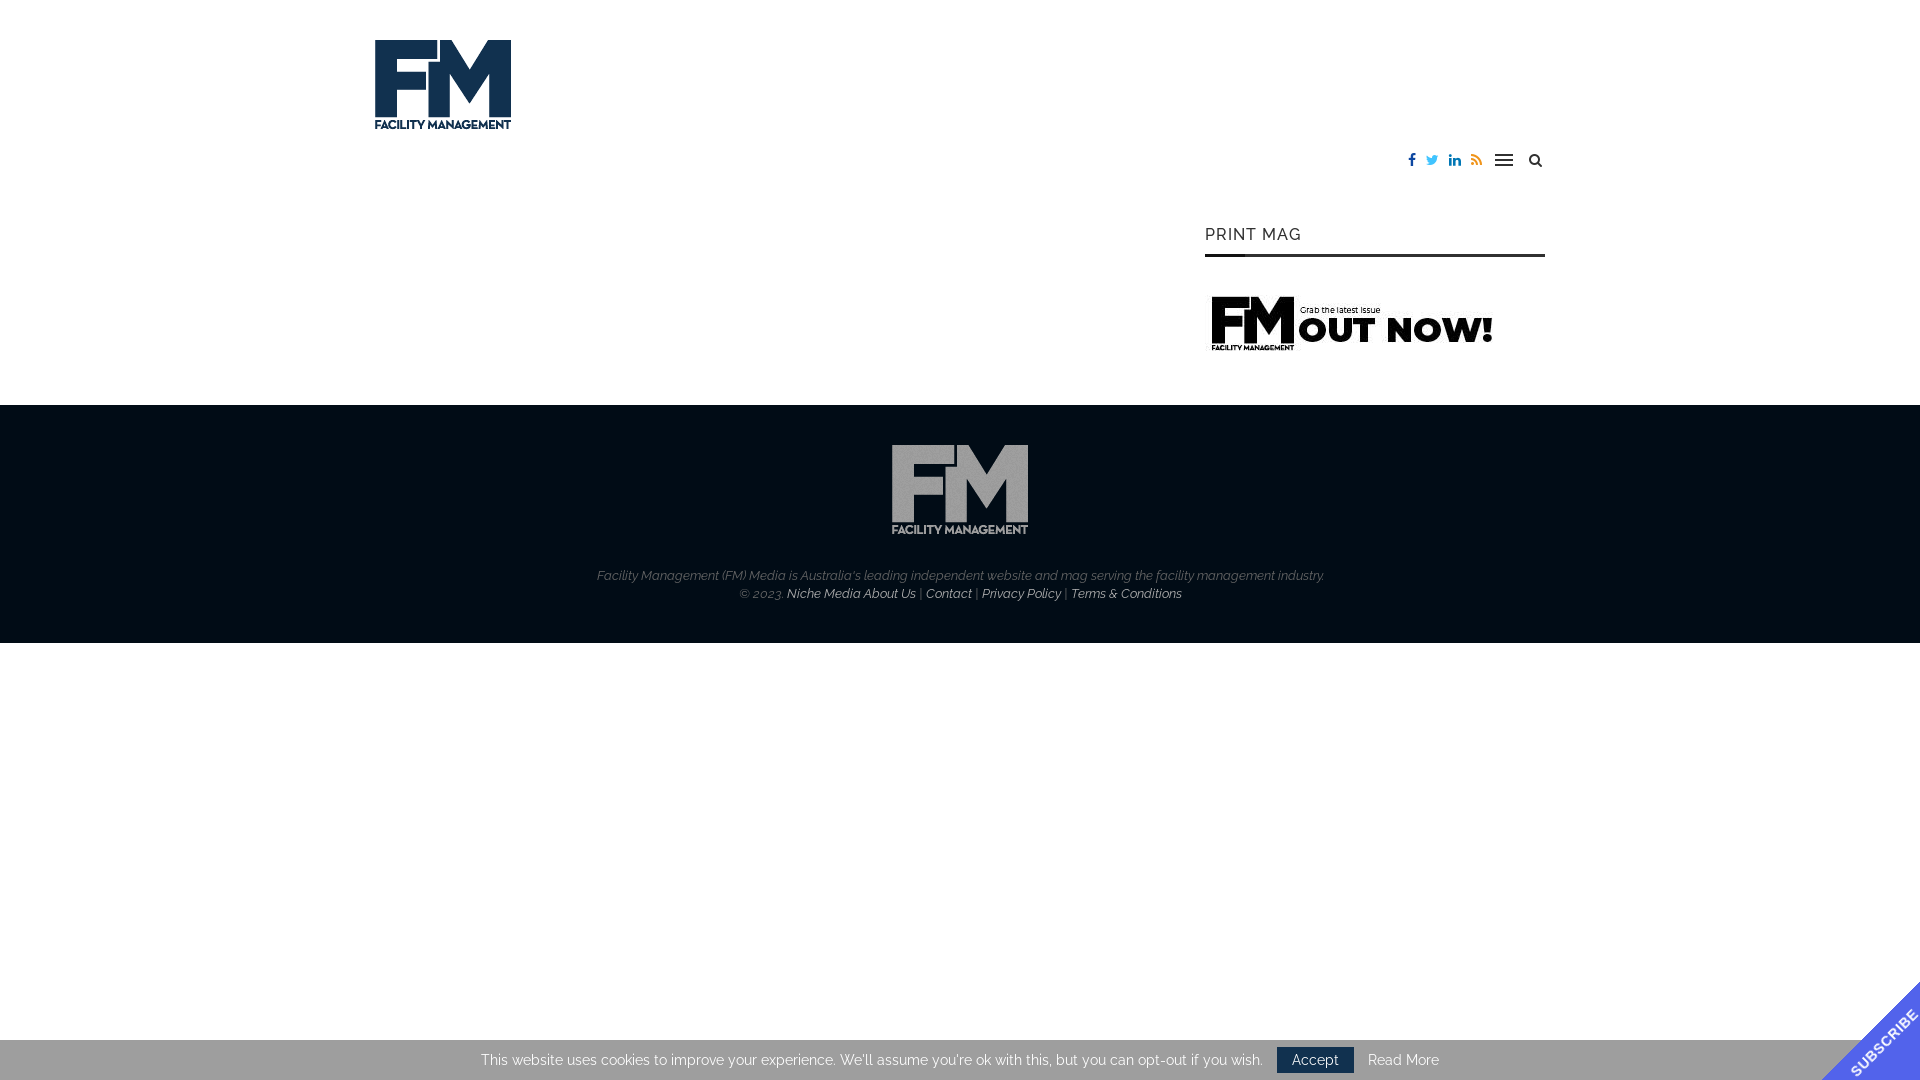 Image resolution: width=1920 pixels, height=1080 pixels. What do you see at coordinates (948, 592) in the screenshot?
I see `'Contact'` at bounding box center [948, 592].